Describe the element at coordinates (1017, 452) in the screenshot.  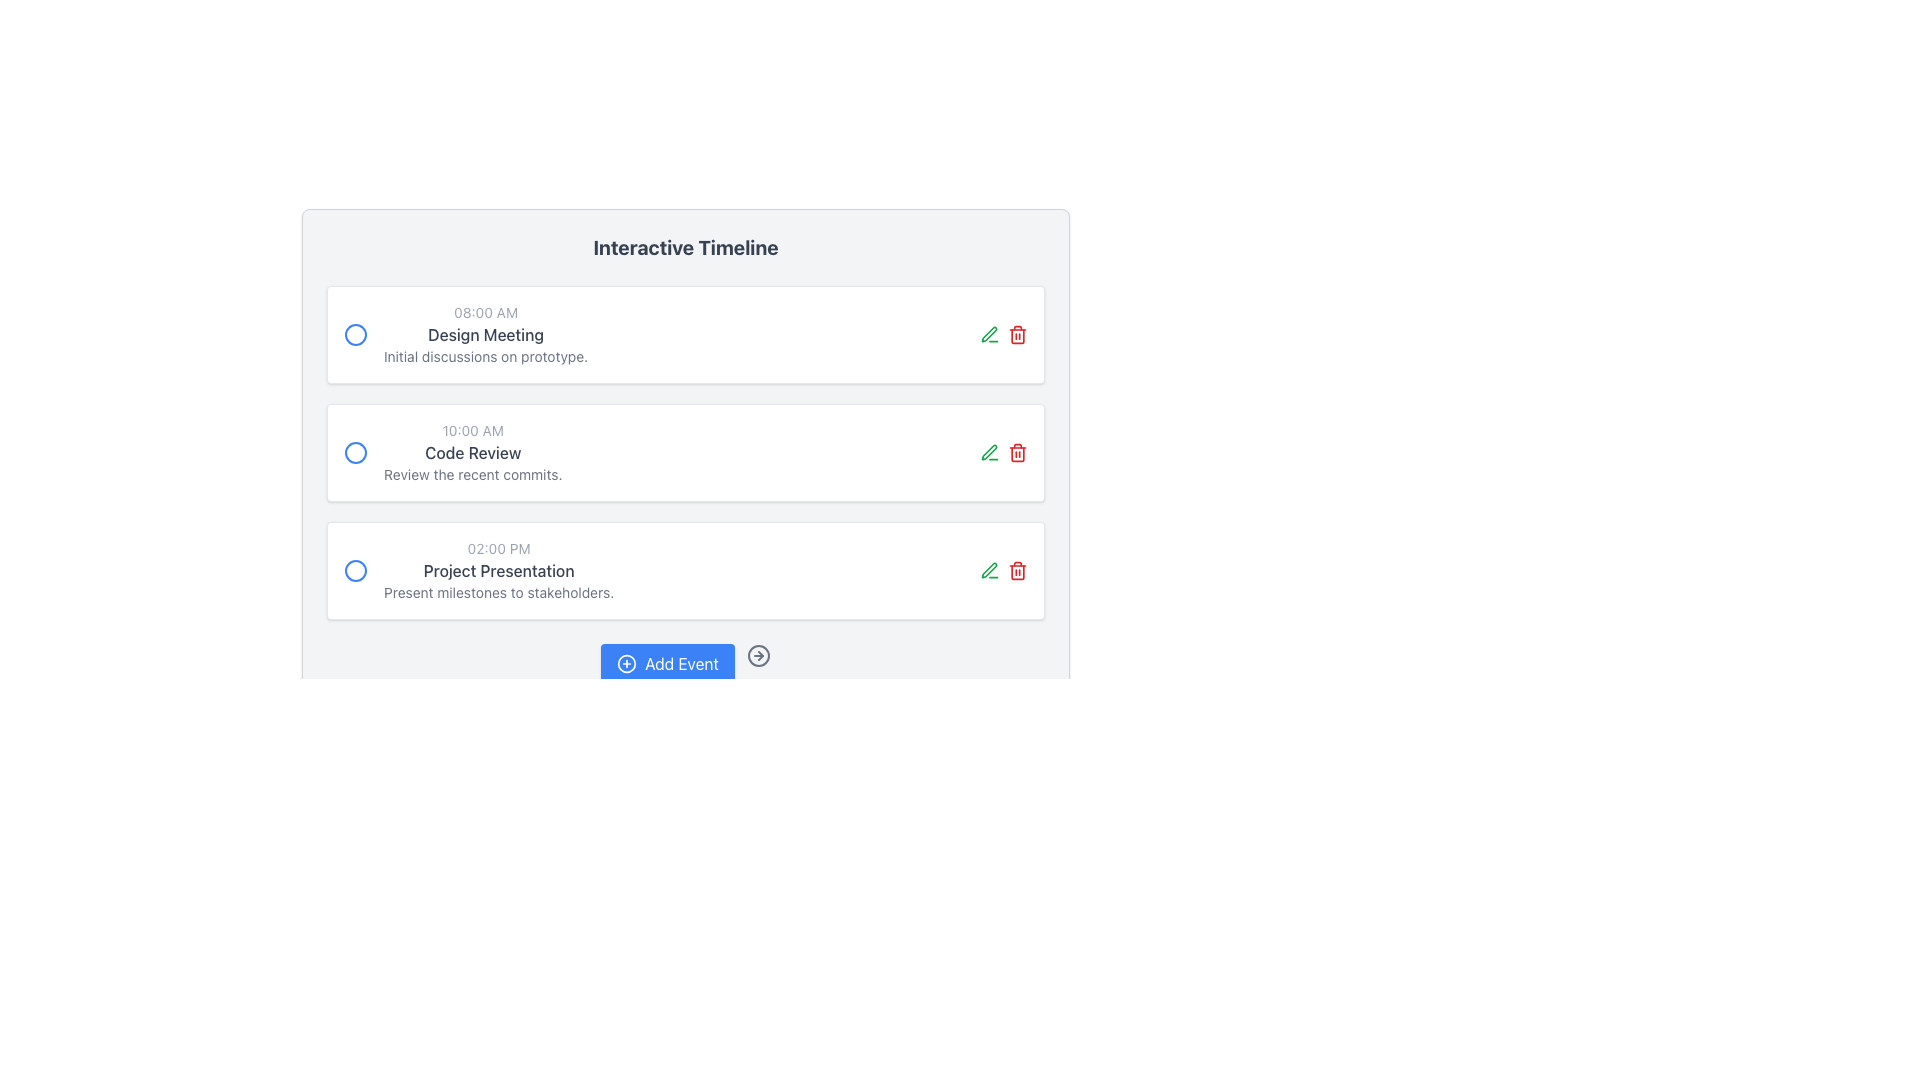
I see `the red trash can icon located in the bottom-right corner of the 'Code Review' card` at that location.